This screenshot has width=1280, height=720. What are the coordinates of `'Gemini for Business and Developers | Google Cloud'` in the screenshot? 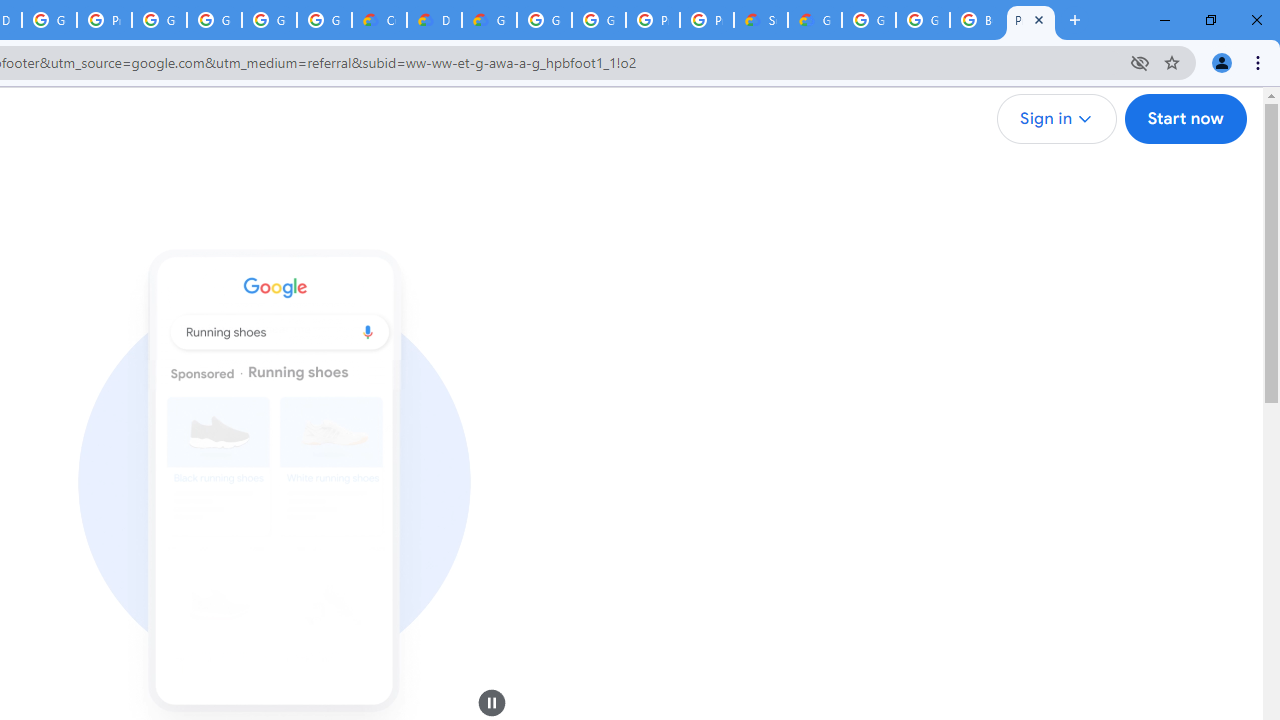 It's located at (489, 20).